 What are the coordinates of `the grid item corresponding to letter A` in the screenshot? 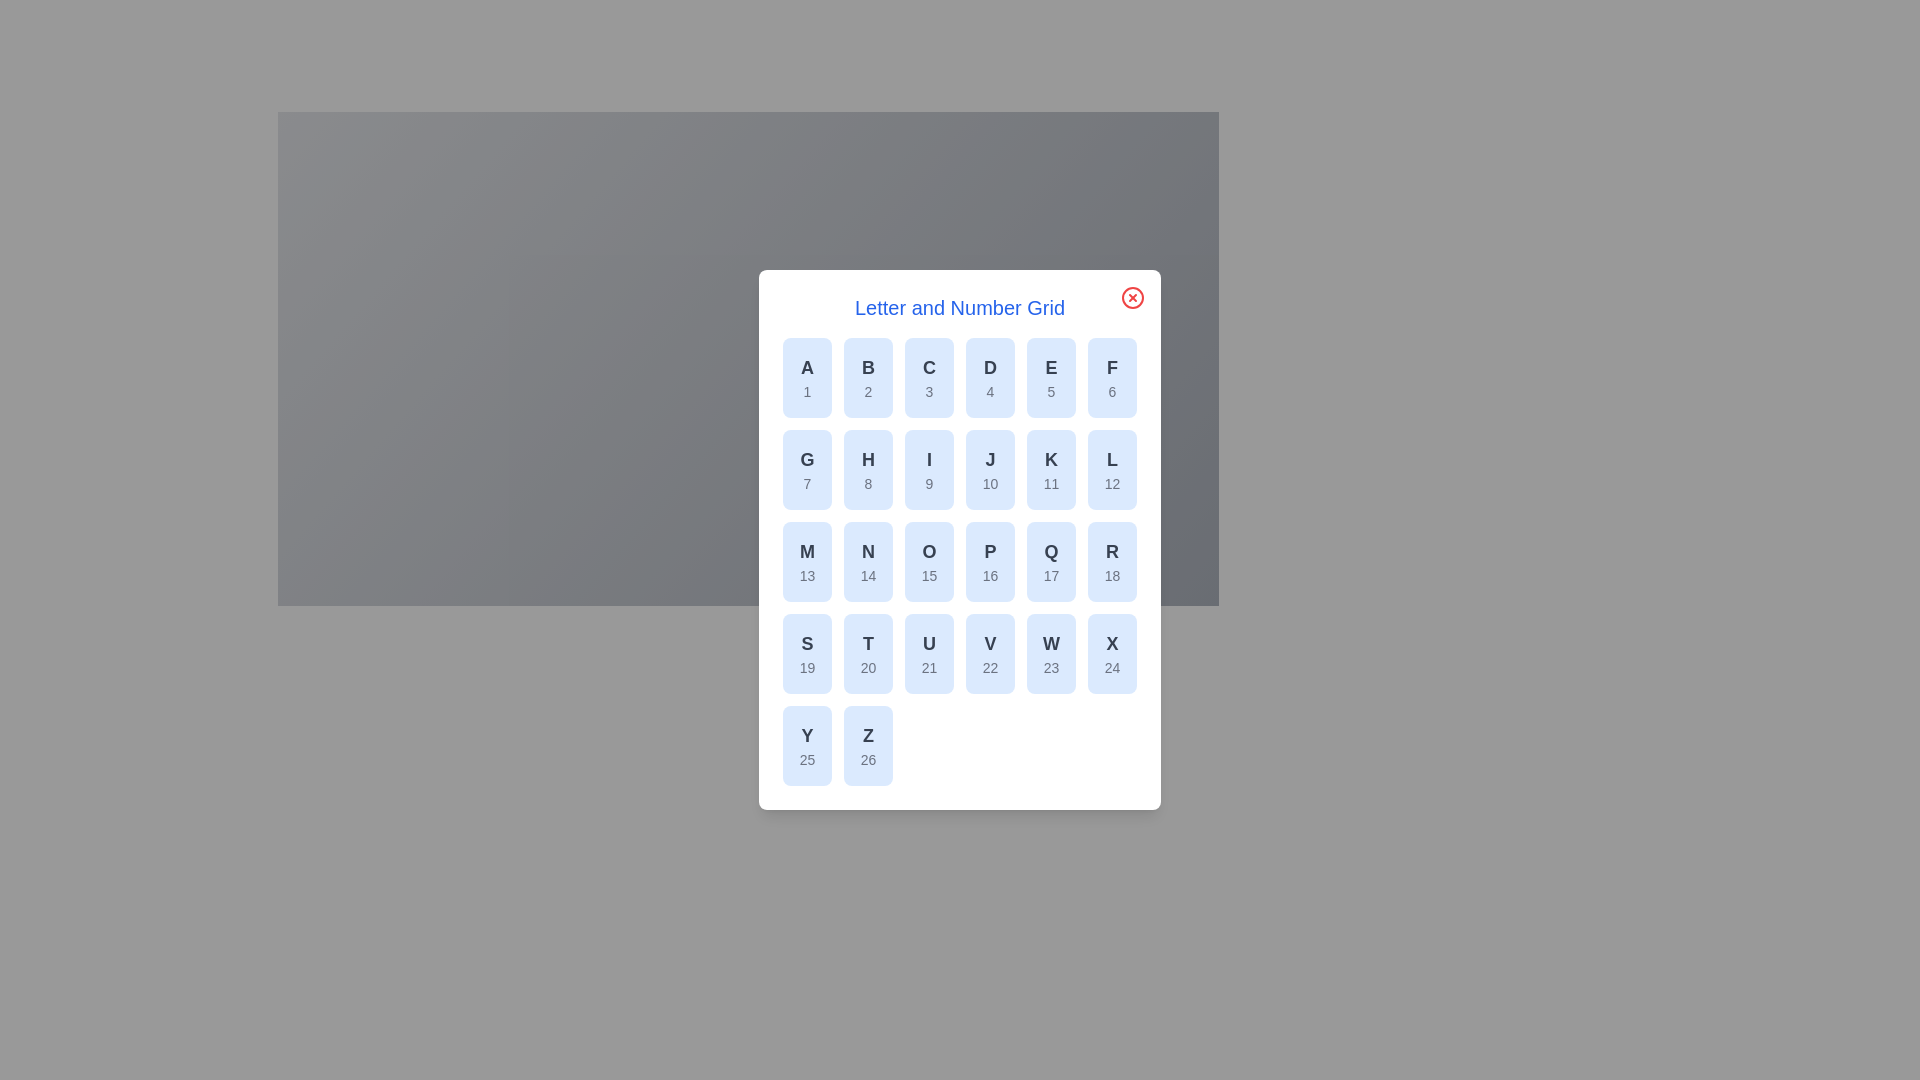 It's located at (807, 378).